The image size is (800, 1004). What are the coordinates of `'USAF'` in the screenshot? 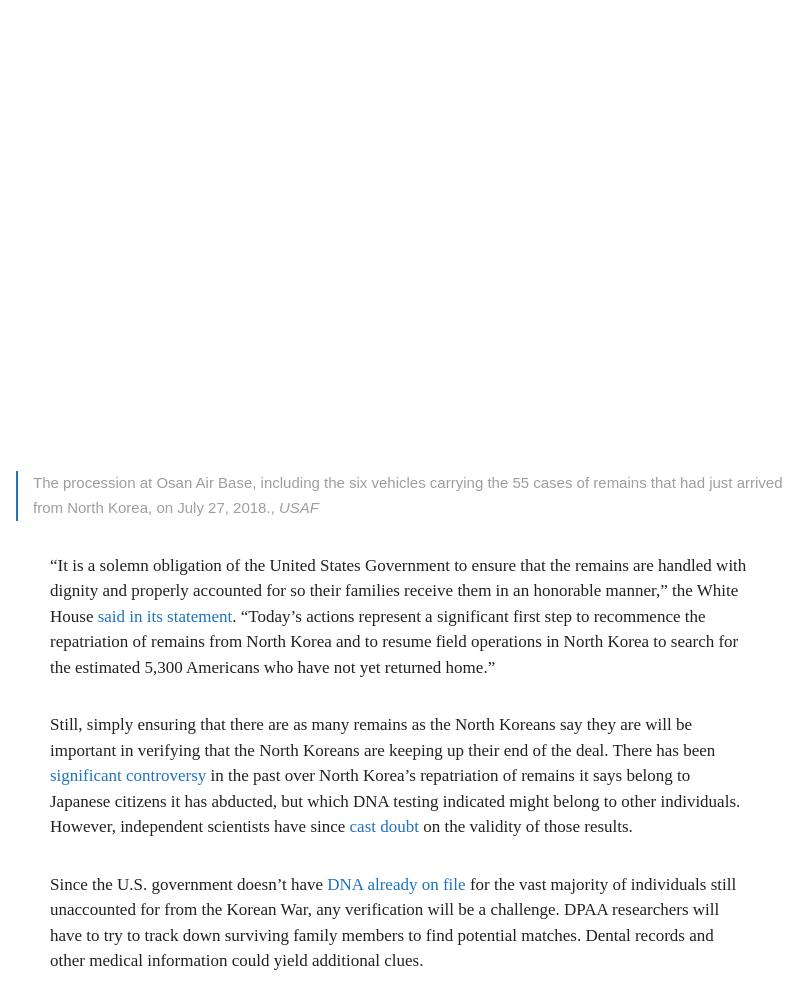 It's located at (298, 506).